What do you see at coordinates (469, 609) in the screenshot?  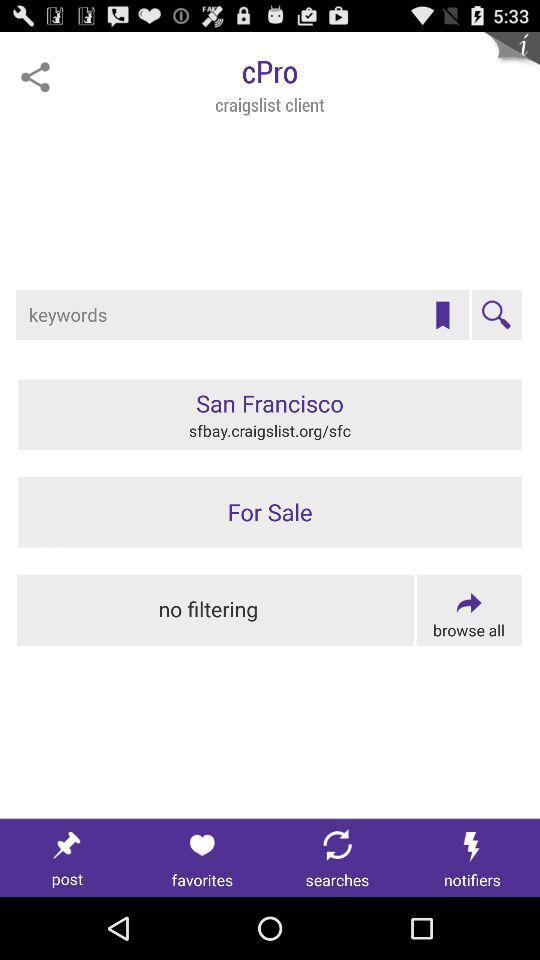 I see `search all` at bounding box center [469, 609].